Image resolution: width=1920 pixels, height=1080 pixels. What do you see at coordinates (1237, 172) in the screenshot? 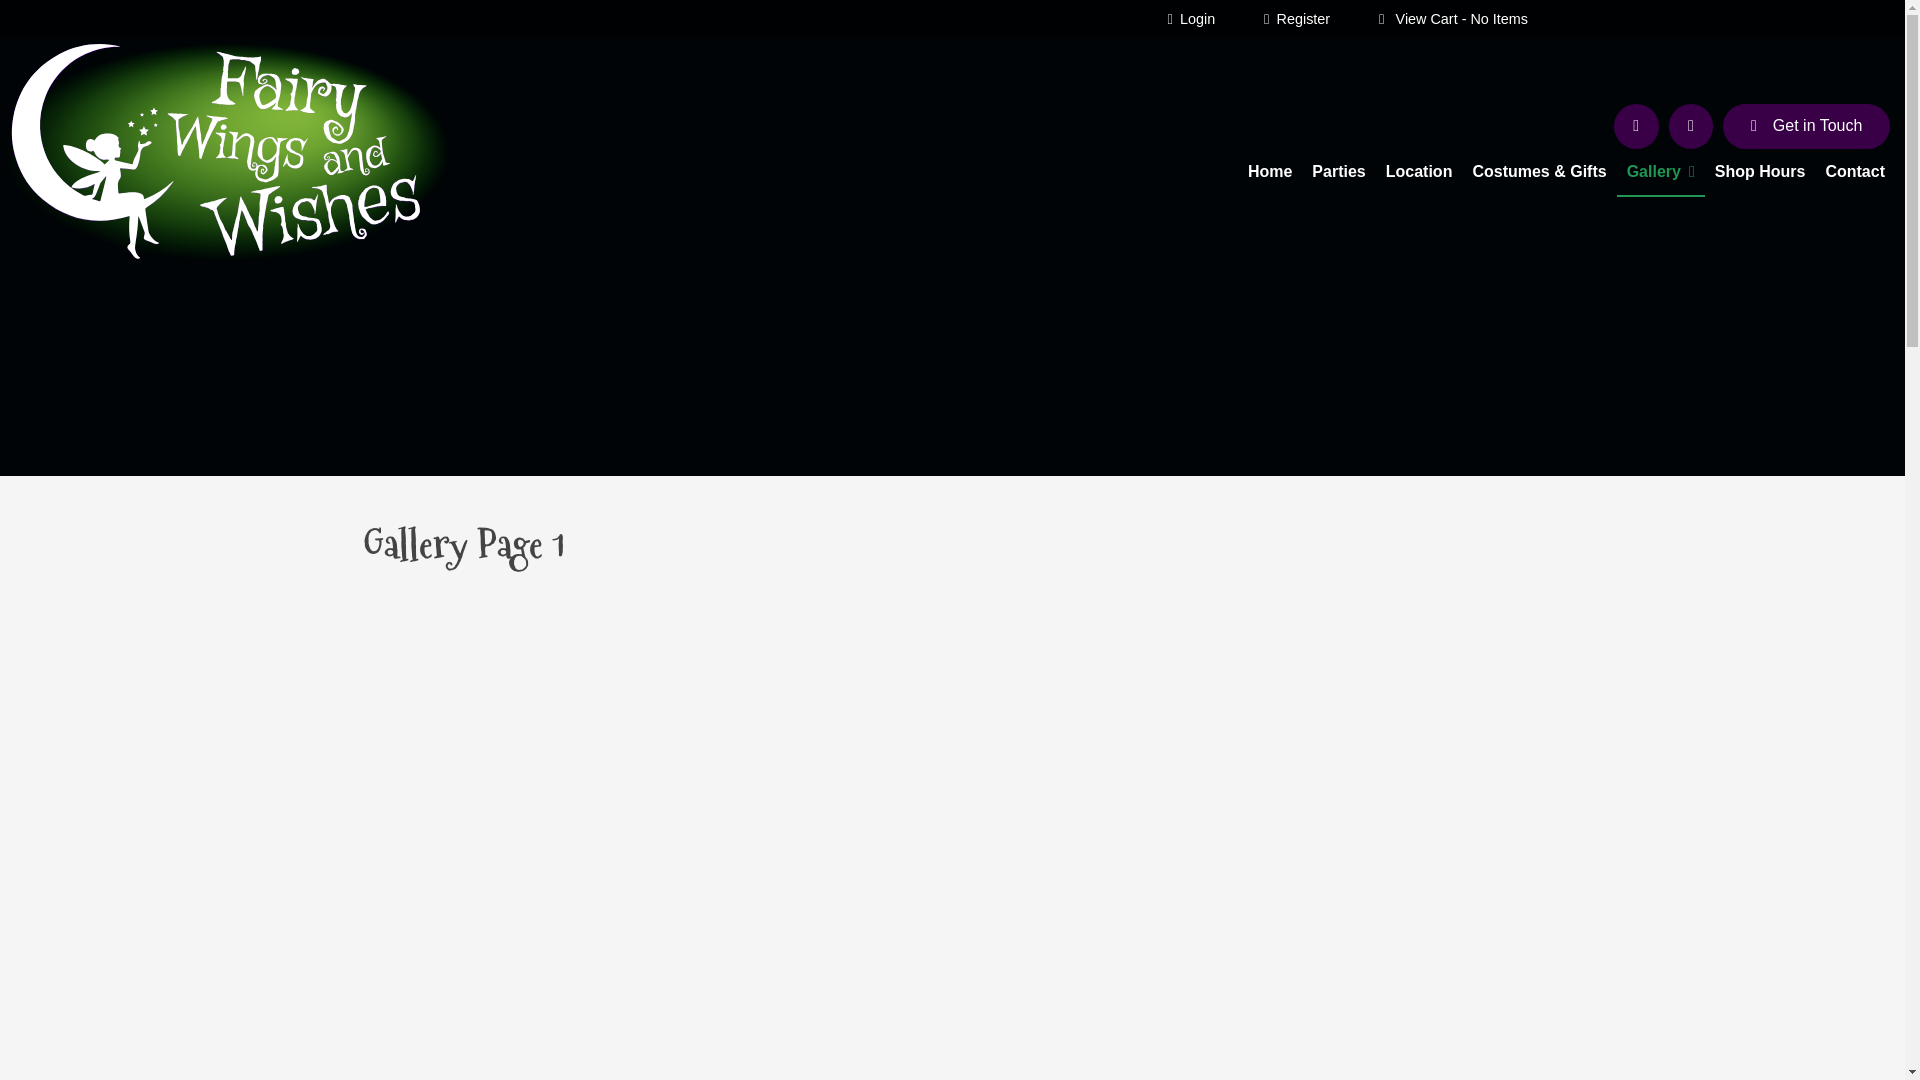
I see `'Home'` at bounding box center [1237, 172].